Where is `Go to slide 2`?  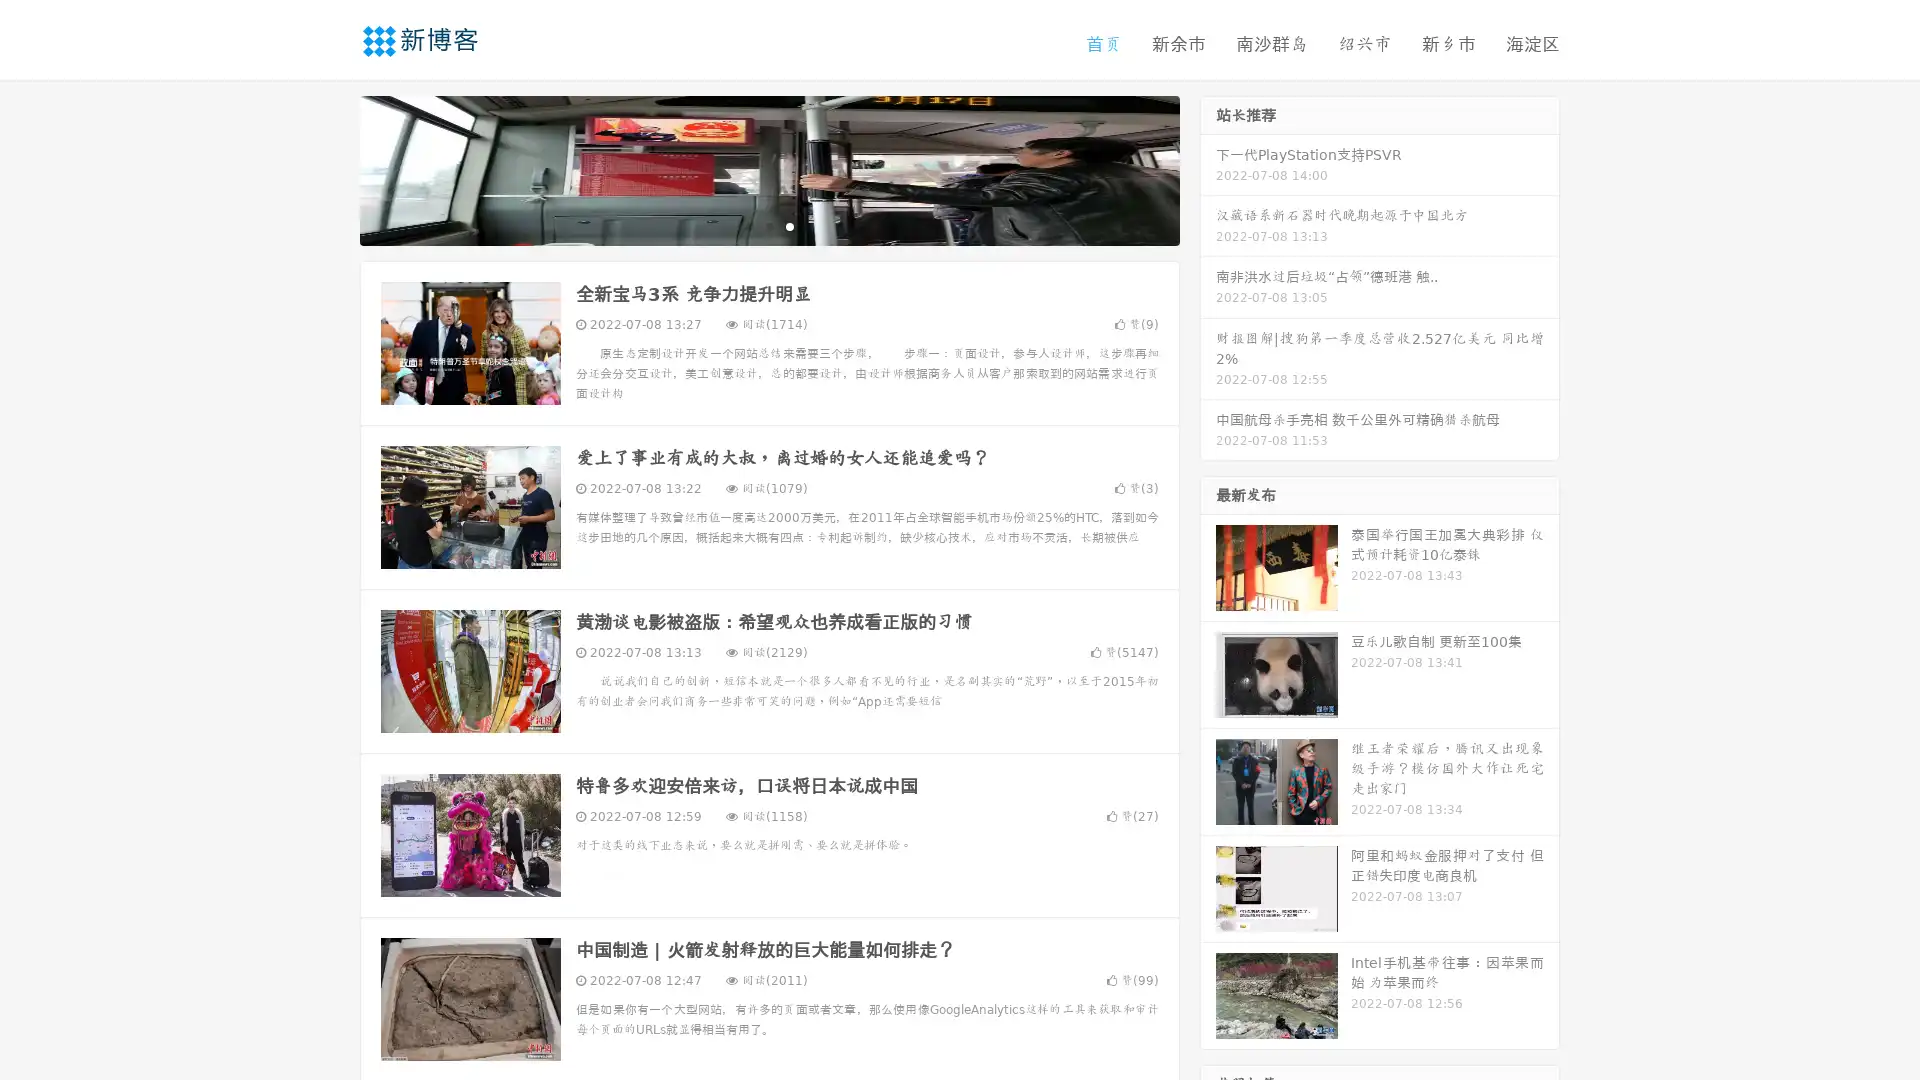 Go to slide 2 is located at coordinates (768, 225).